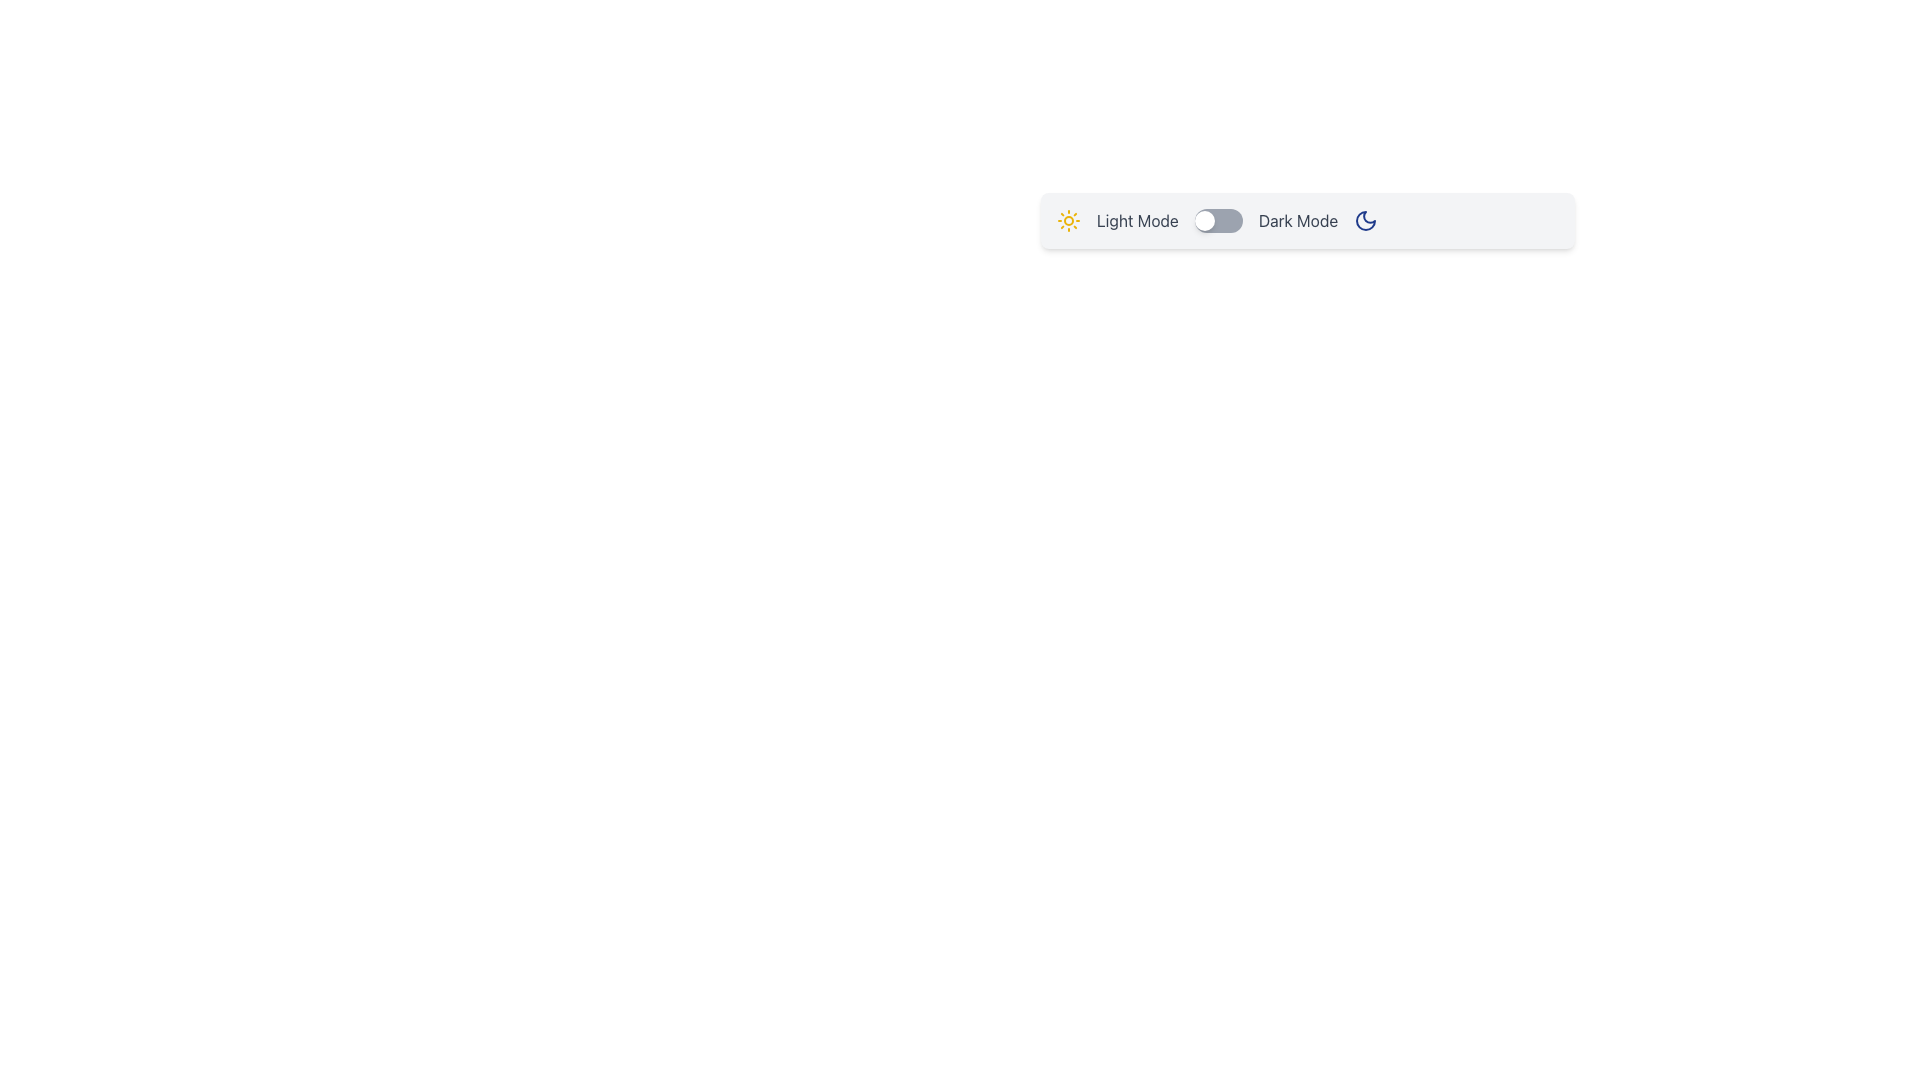 The width and height of the screenshot is (1920, 1080). What do you see at coordinates (1068, 220) in the screenshot?
I see `the sun icon that represents the 'Light Mode' option located on the left side of the theme toggle setting layout, before the 'Light Mode' text` at bounding box center [1068, 220].